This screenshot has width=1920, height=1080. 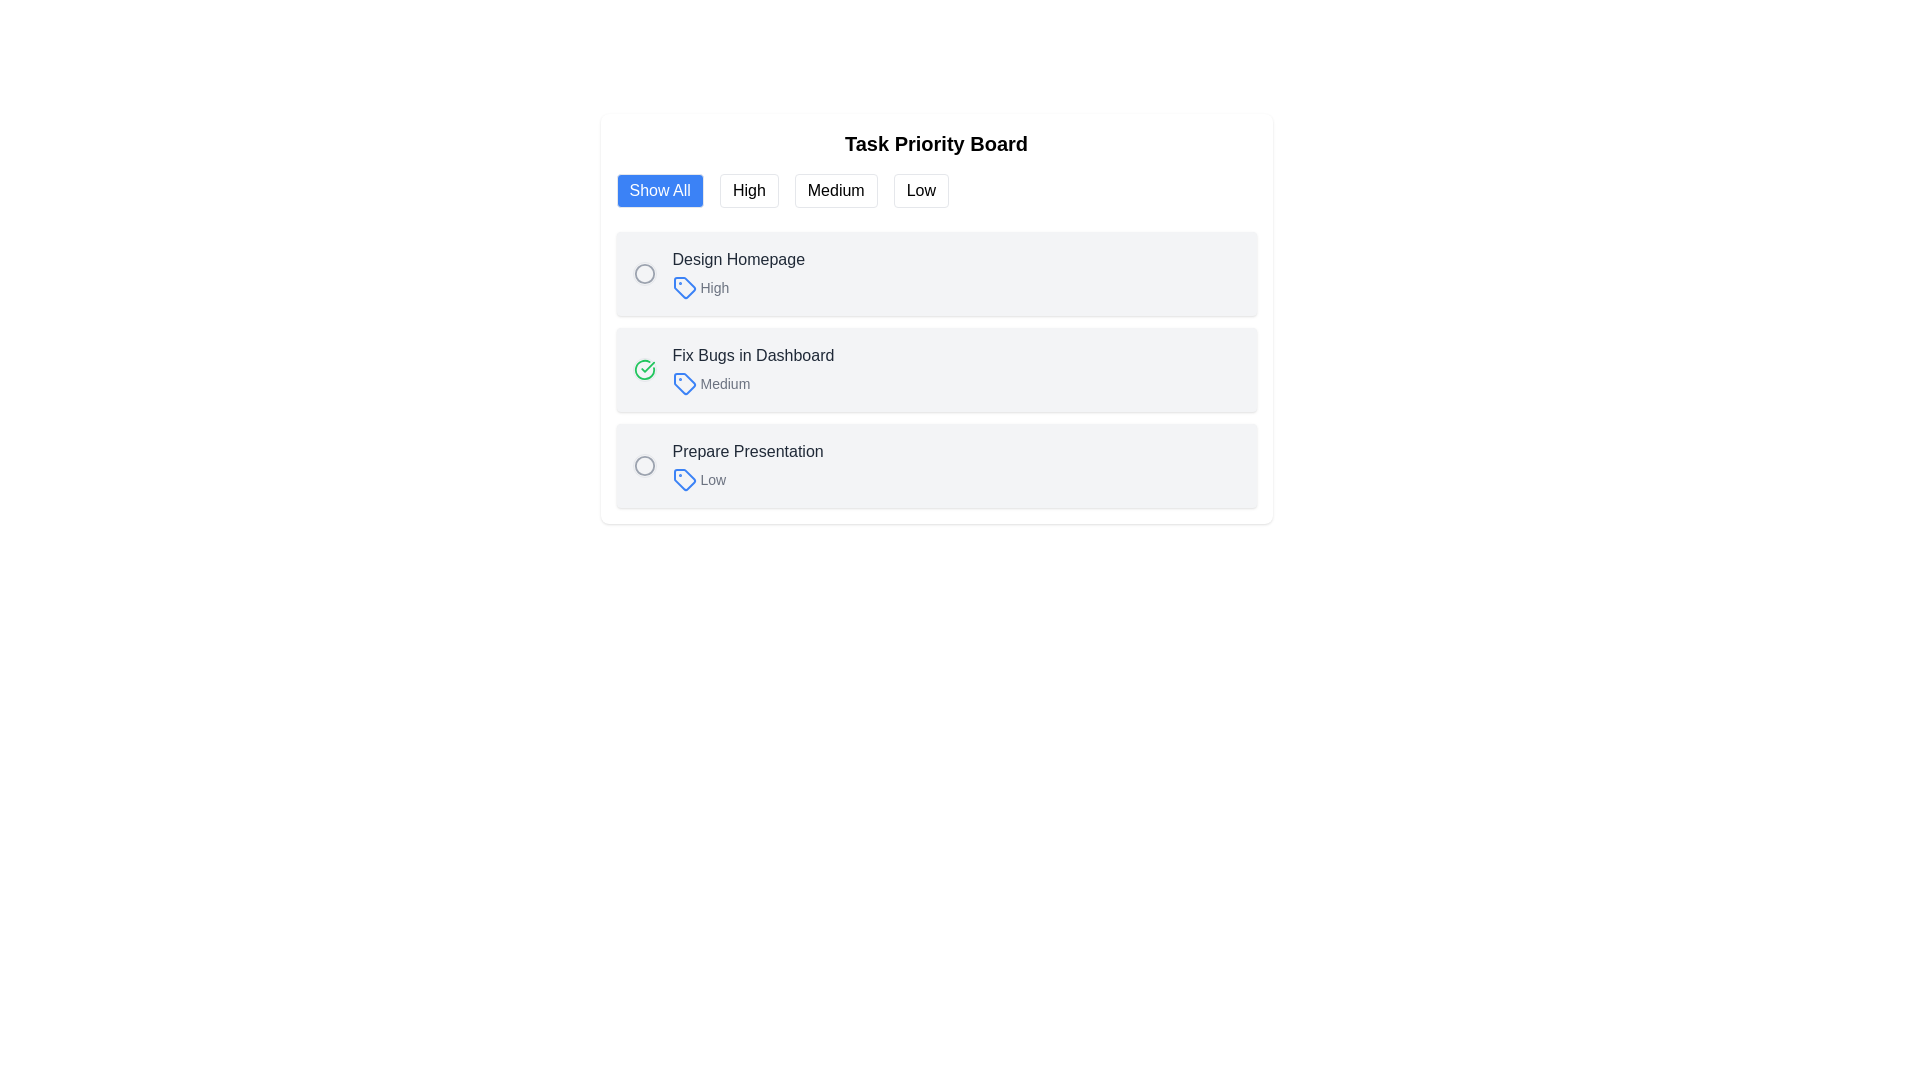 I want to click on the static text element that serves as the title or identifier of a task within a task card, located above the 'Low' tag and to the right of an unselected circular checkbox, so click(x=747, y=451).